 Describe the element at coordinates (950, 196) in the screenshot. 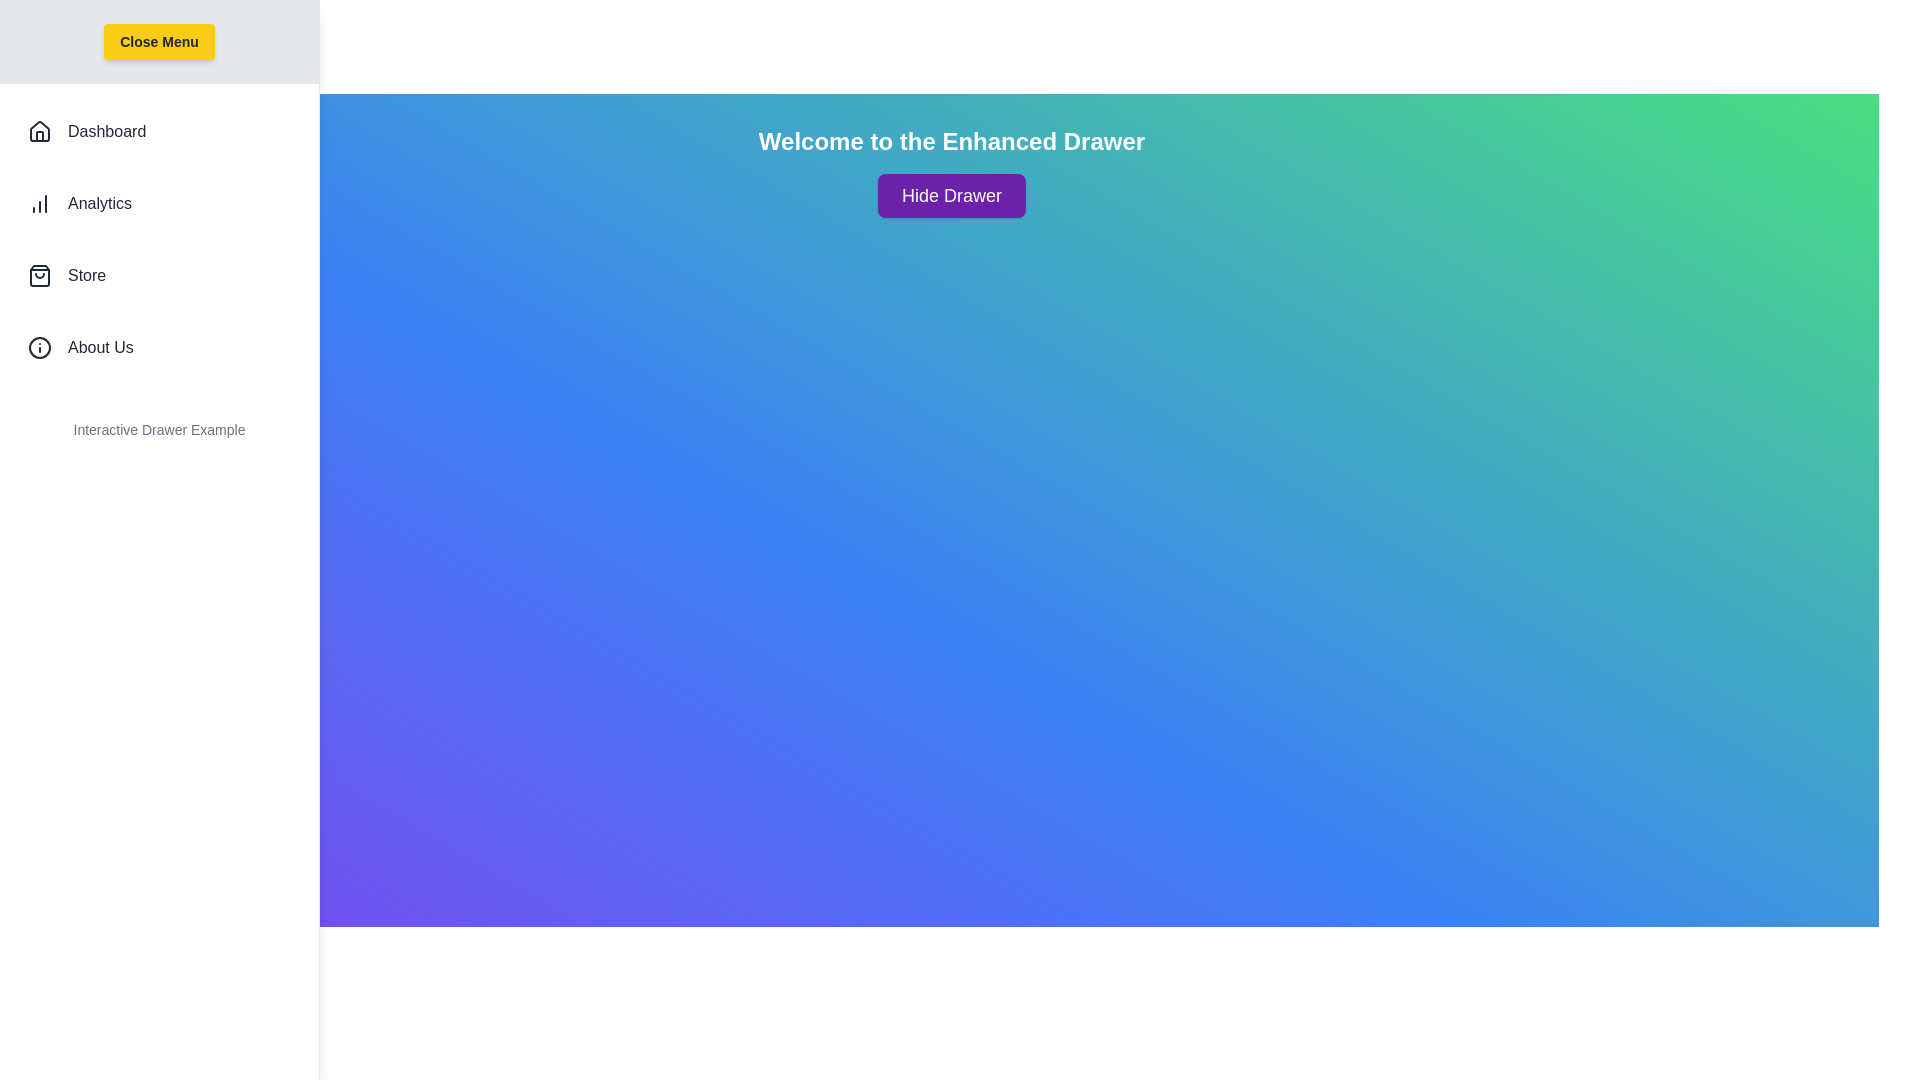

I see `the 'Hide Drawer' button to toggle the drawer visibility` at that location.